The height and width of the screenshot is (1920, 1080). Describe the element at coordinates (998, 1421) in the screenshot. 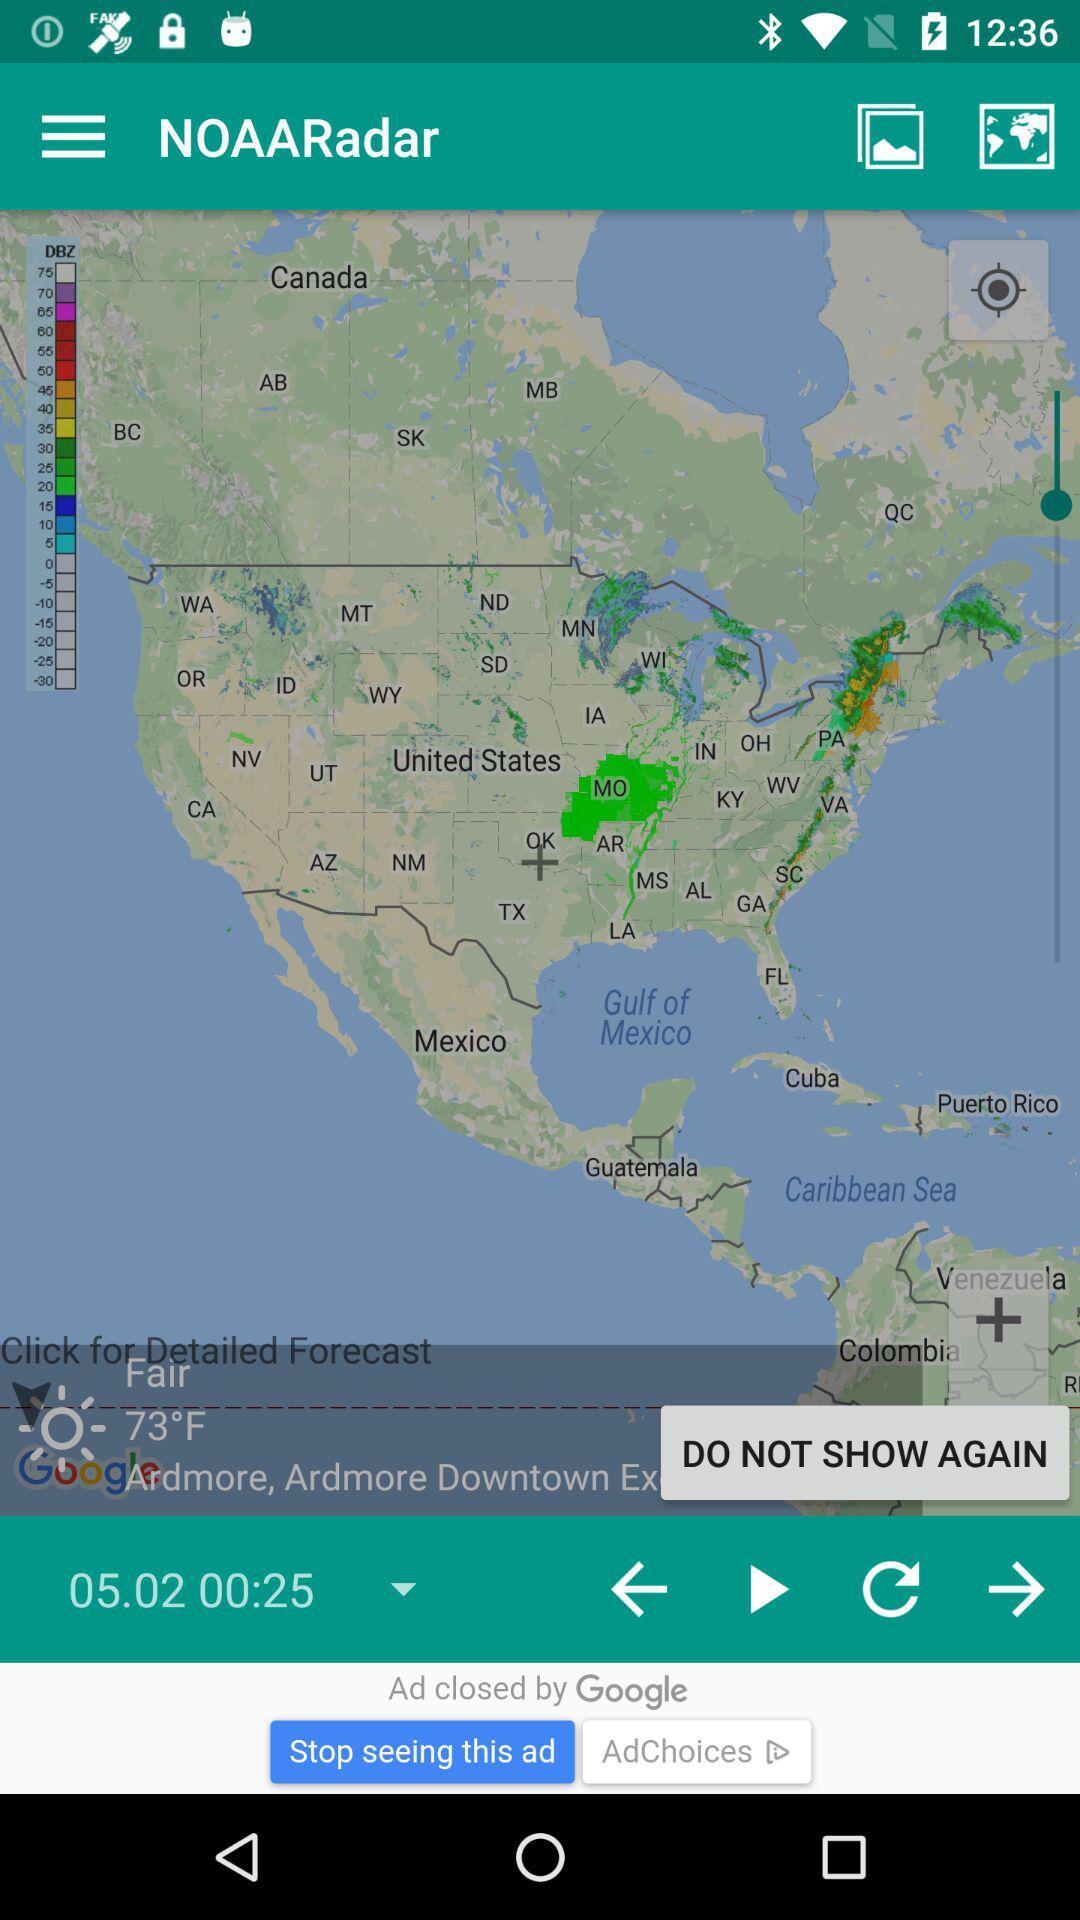

I see `the videocam icon` at that location.